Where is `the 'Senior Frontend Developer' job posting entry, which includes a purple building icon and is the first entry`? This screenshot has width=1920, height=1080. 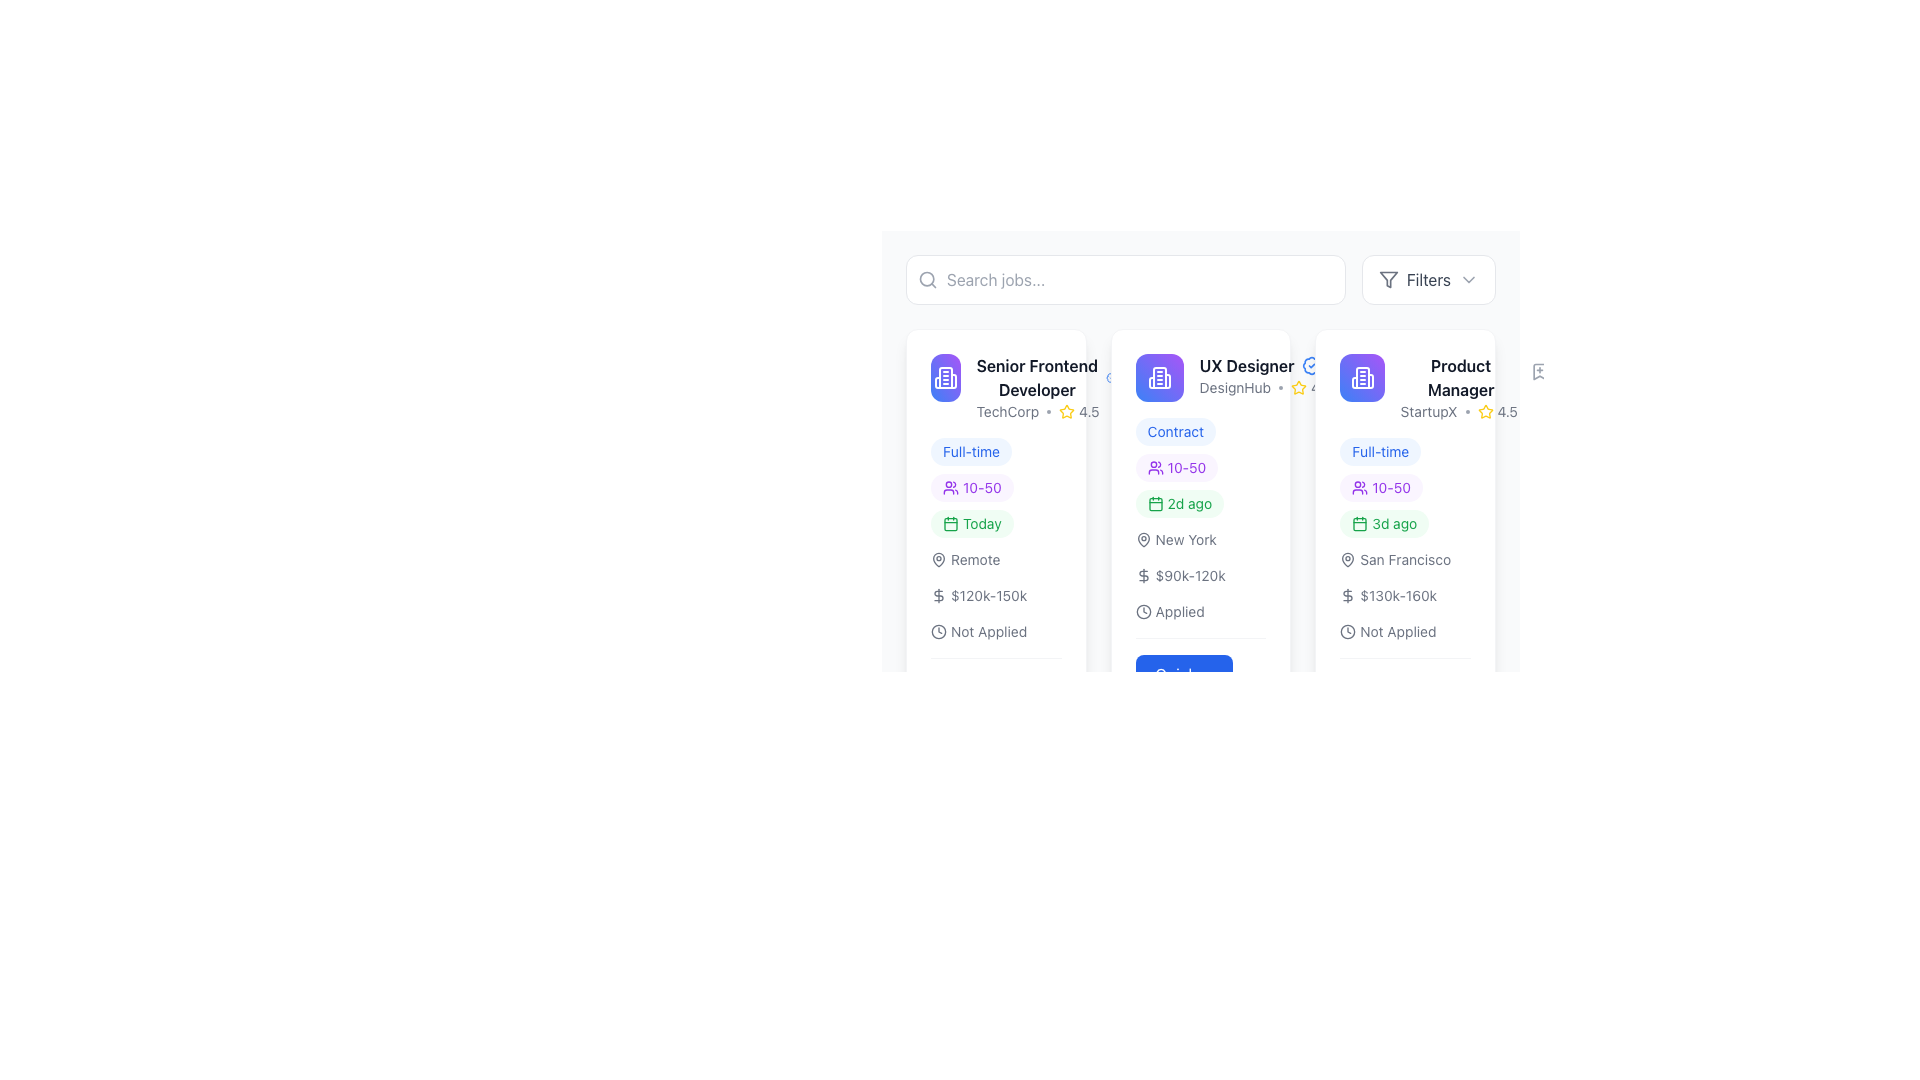
the 'Senior Frontend Developer' job posting entry, which includes a purple building icon and is the first entry is located at coordinates (996, 388).